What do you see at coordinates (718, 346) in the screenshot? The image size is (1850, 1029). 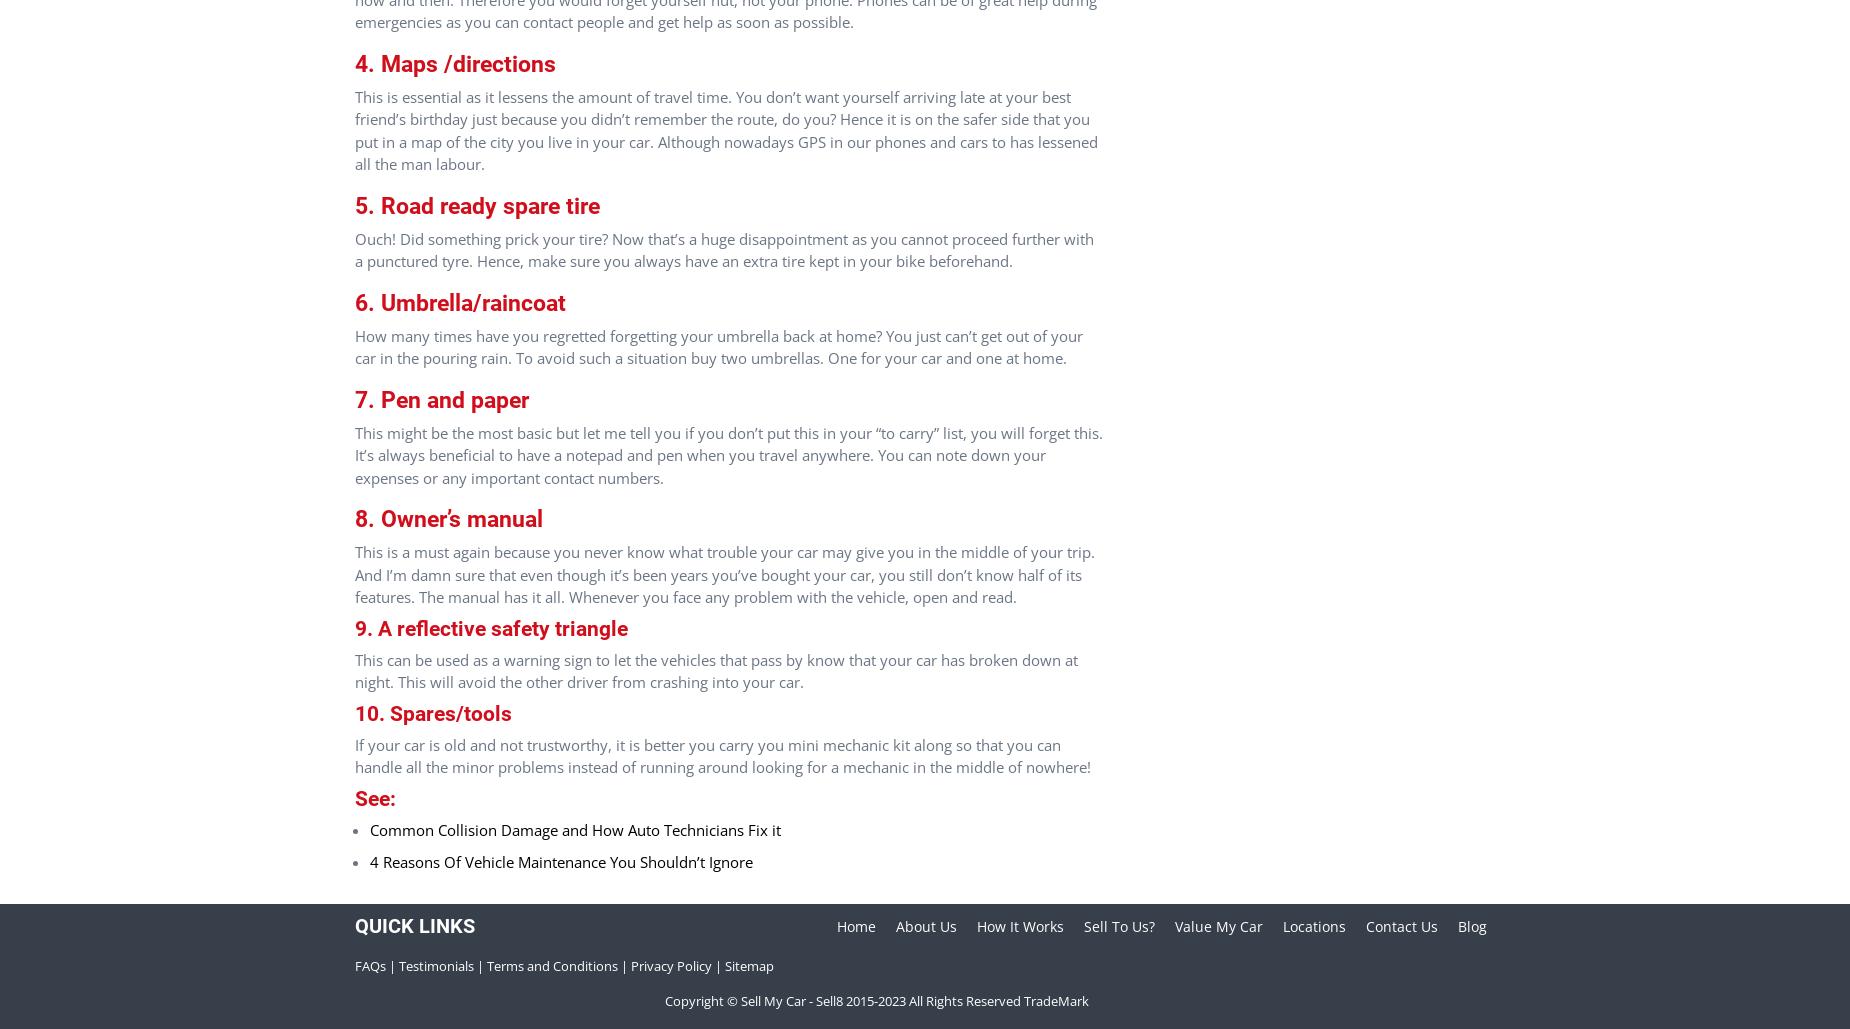 I see `'How many times have you regretted forgetting your umbrella back at home? You just can’t get out of your car in the pouring rain. To avoid such a situation buy two umbrellas. One for your car and one at home.'` at bounding box center [718, 346].